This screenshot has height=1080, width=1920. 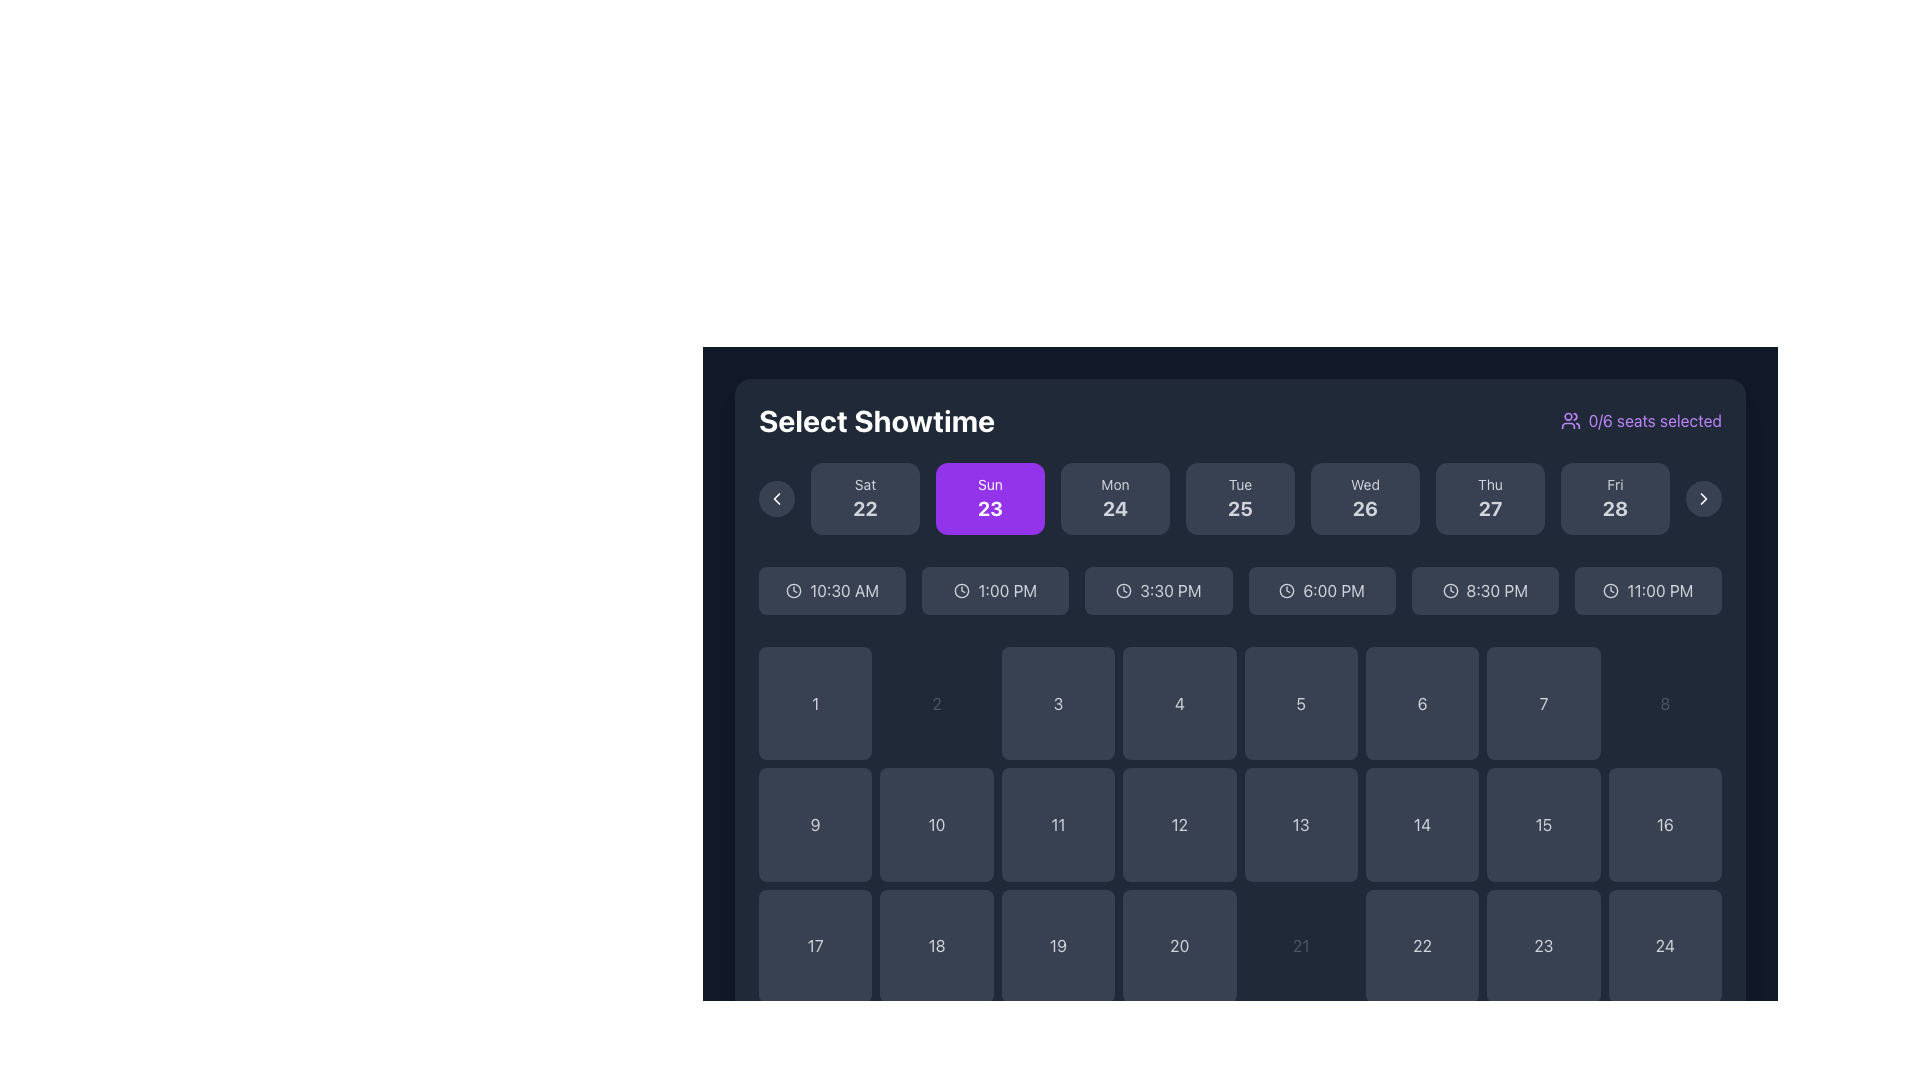 What do you see at coordinates (1114, 485) in the screenshot?
I see `the text label displaying 'Mon' in light gray color on a dark background` at bounding box center [1114, 485].